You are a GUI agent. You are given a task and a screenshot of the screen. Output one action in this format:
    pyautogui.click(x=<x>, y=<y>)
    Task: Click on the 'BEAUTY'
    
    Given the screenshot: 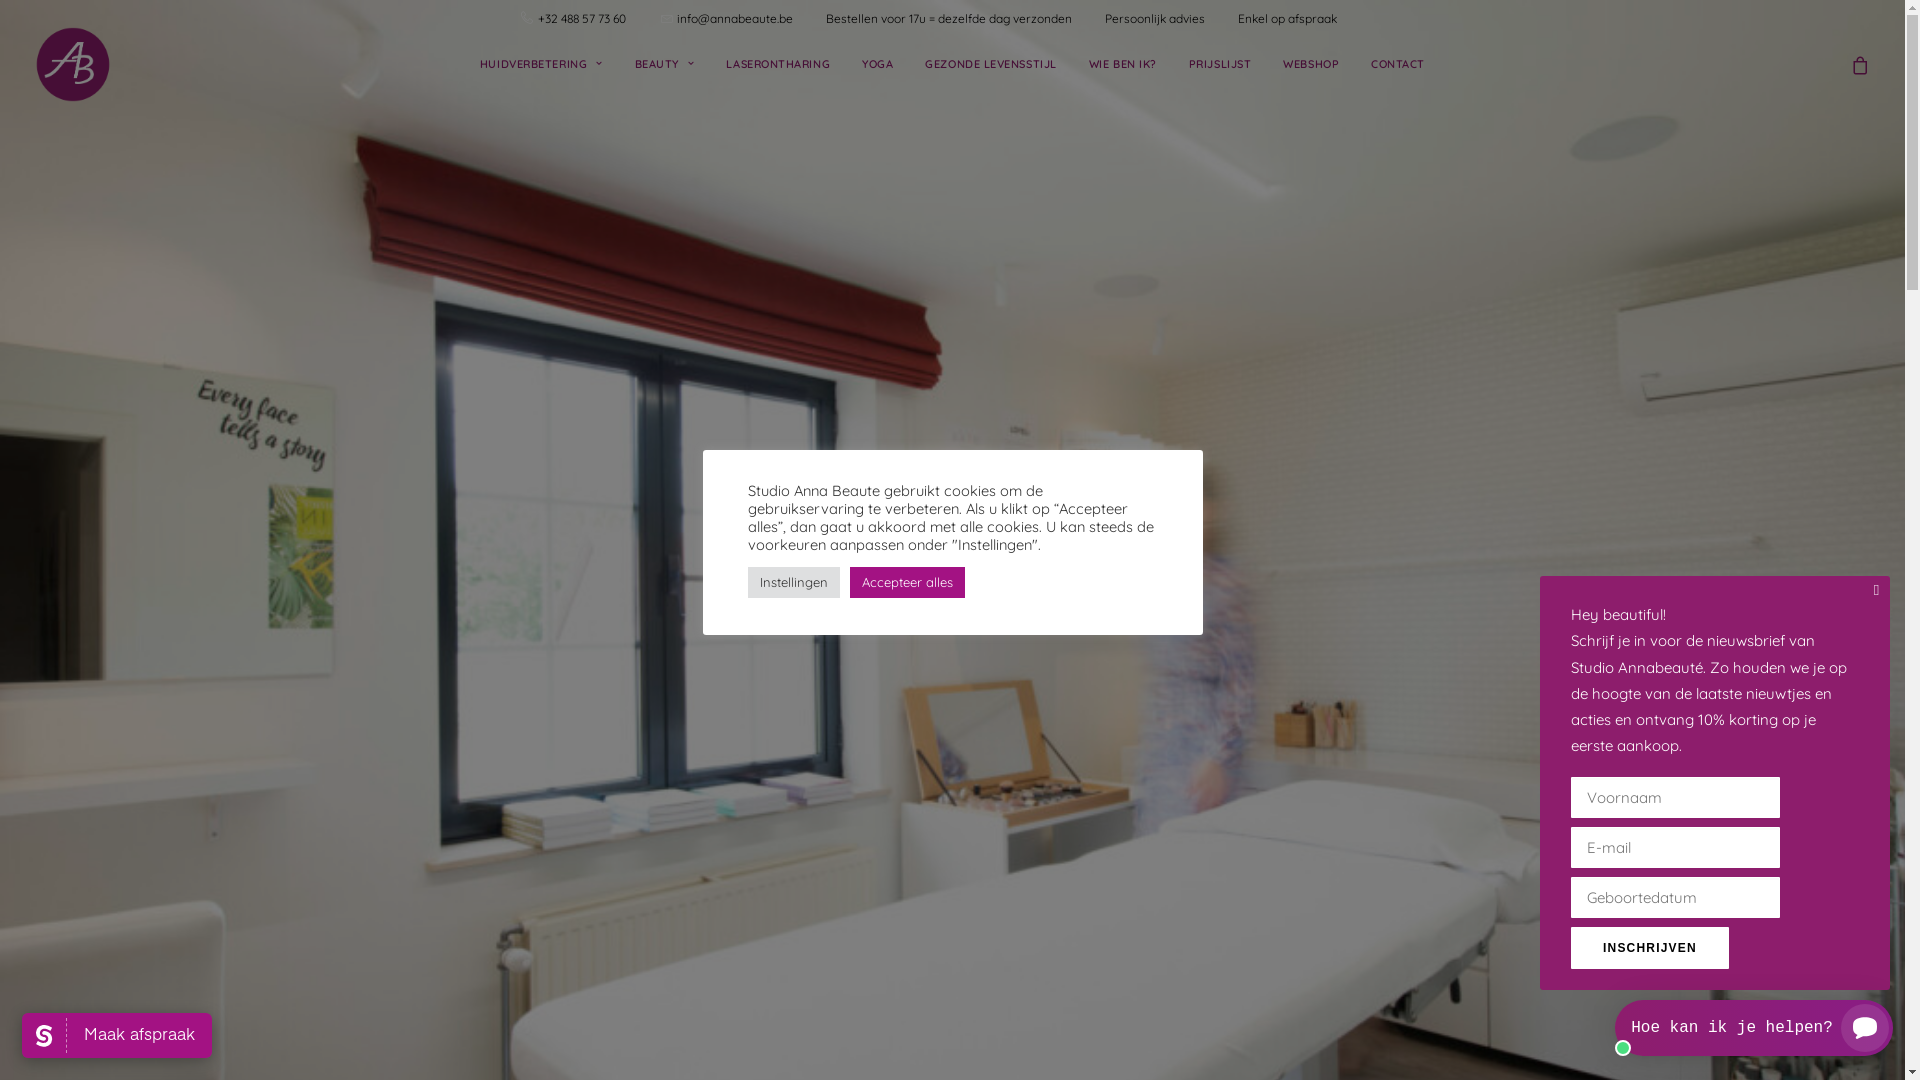 What is the action you would take?
    pyautogui.click(x=665, y=63)
    